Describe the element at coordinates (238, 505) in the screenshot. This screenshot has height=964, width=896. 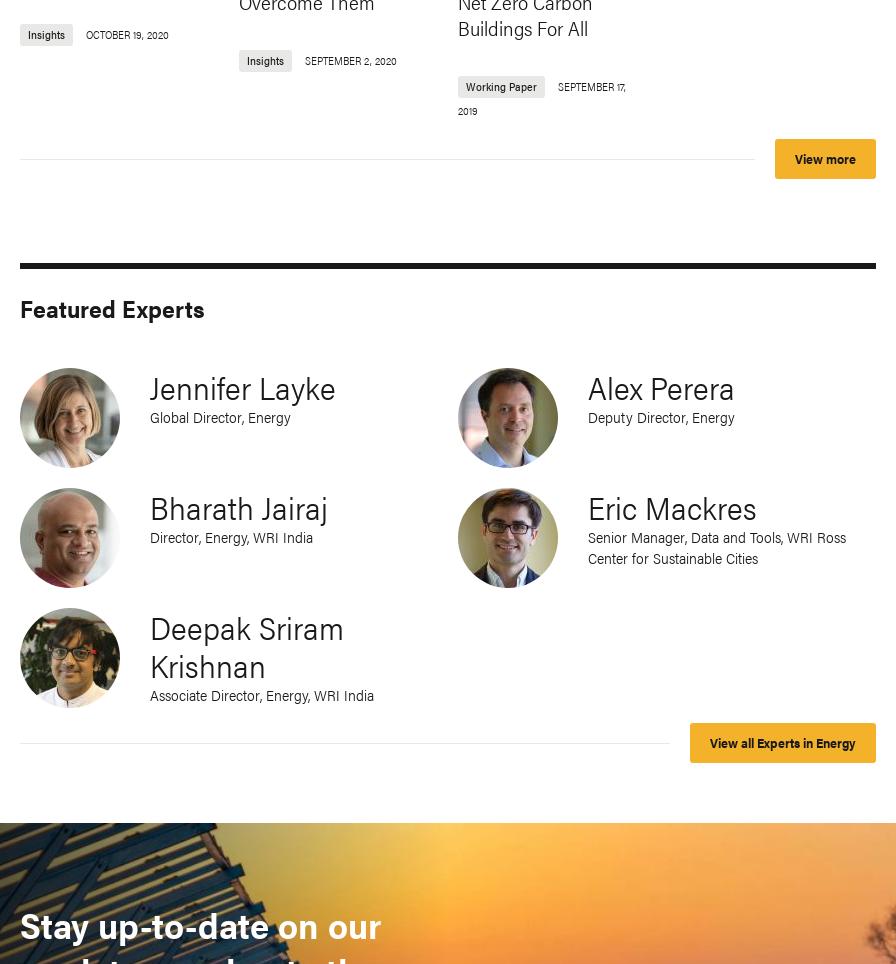
I see `'Bharath Jairaj'` at that location.